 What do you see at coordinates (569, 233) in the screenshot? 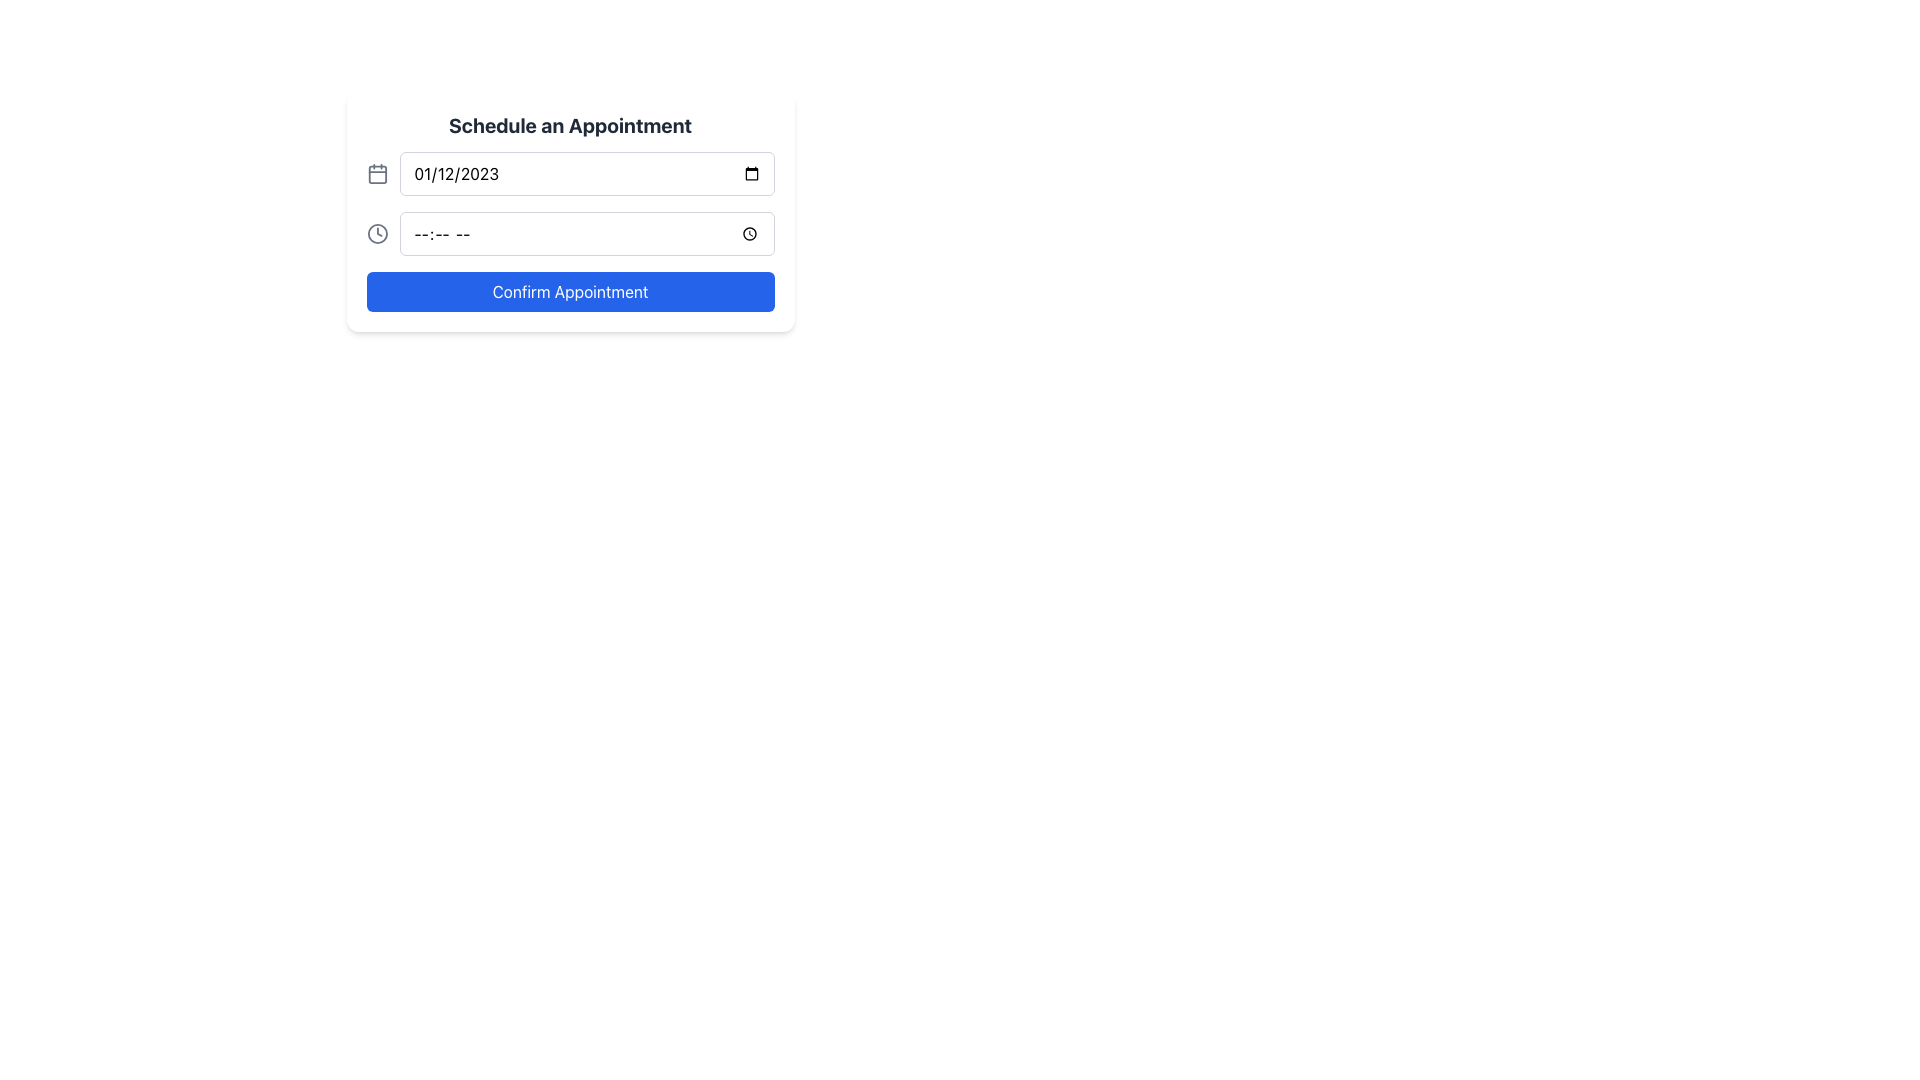
I see `the clock icons associated with the Time input component in the 'Schedule an Appointment' form, located below the date picker input` at bounding box center [569, 233].